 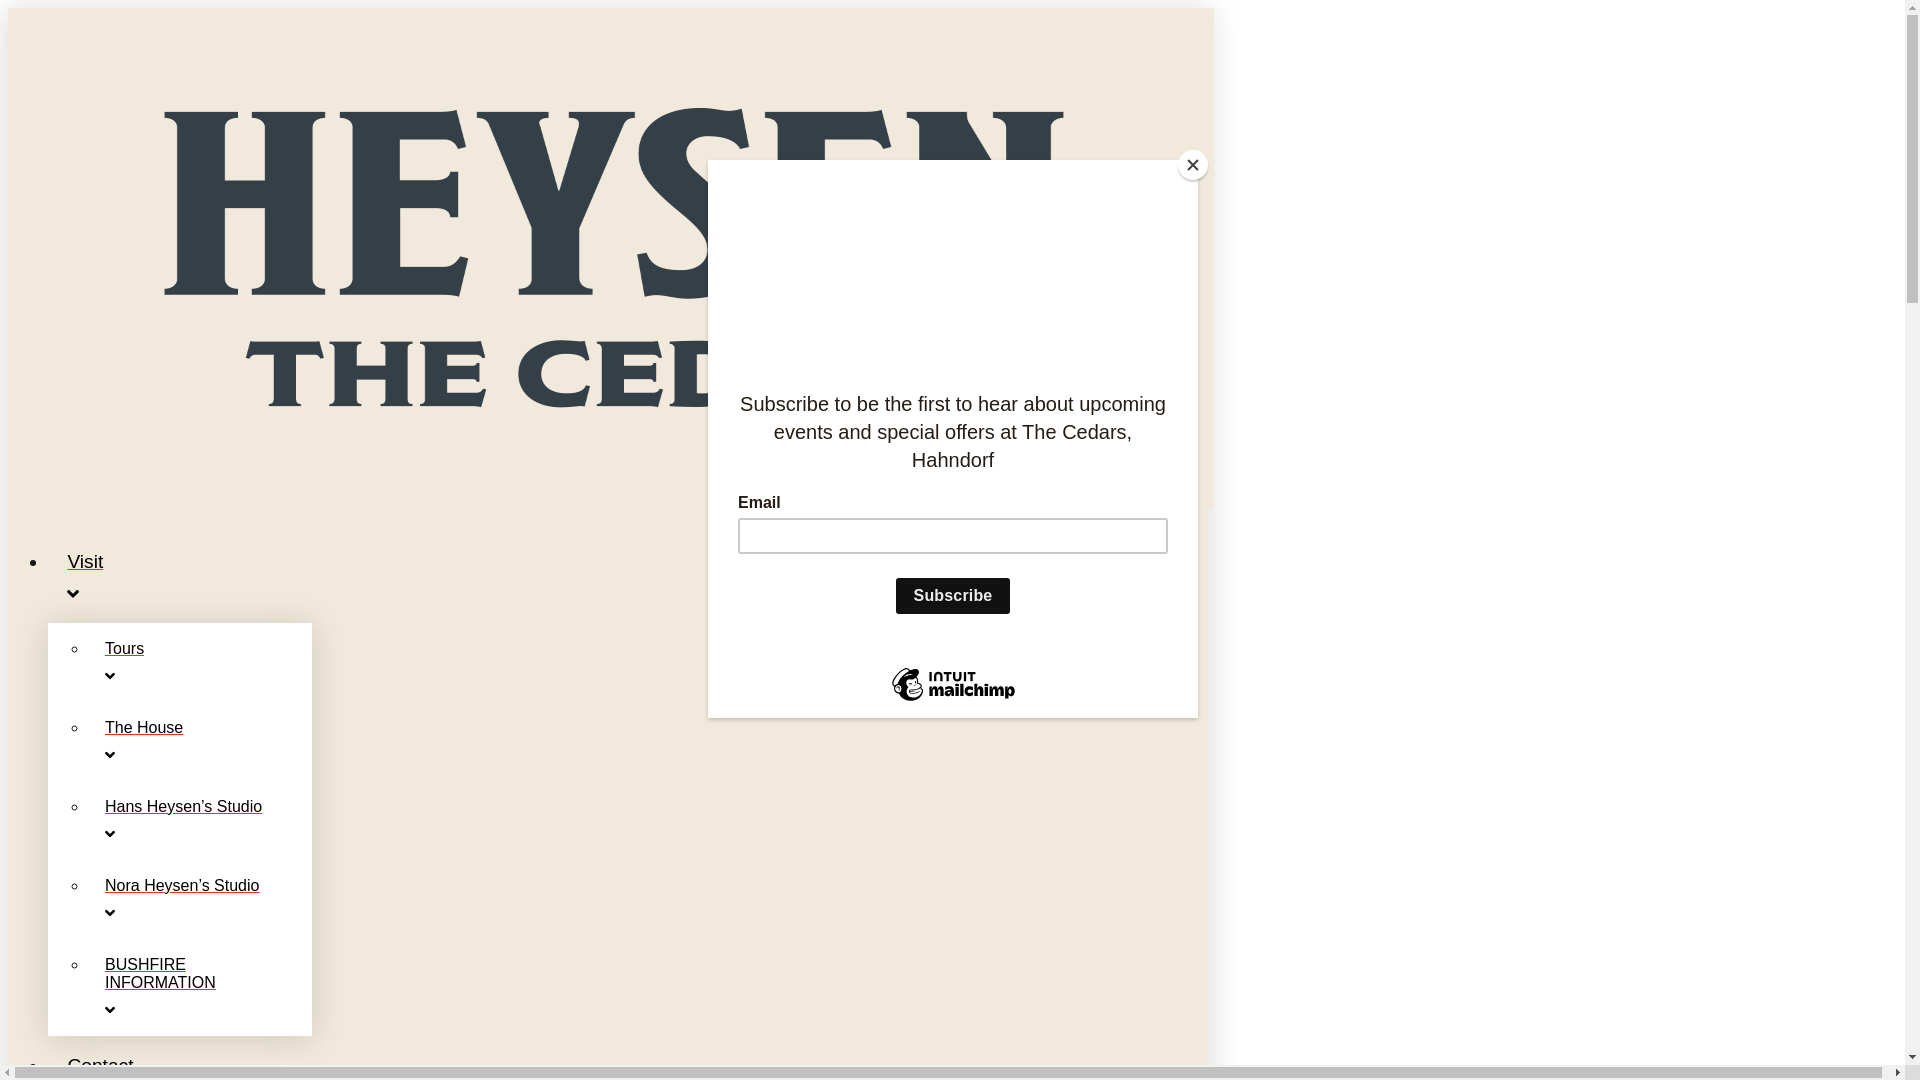 I want to click on 'BUSHFIRE INFORMATION', so click(x=200, y=986).